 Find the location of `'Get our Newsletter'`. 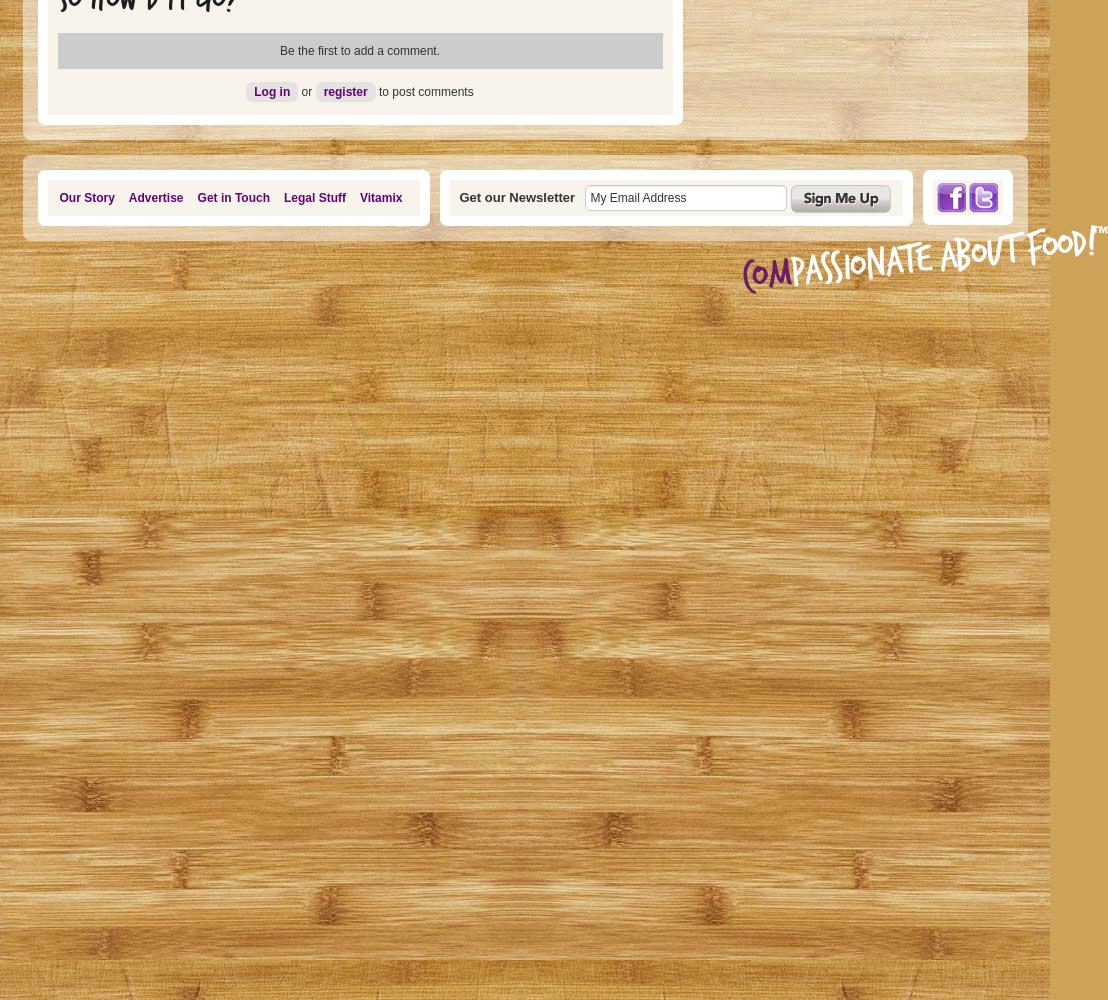

'Get our Newsletter' is located at coordinates (515, 196).